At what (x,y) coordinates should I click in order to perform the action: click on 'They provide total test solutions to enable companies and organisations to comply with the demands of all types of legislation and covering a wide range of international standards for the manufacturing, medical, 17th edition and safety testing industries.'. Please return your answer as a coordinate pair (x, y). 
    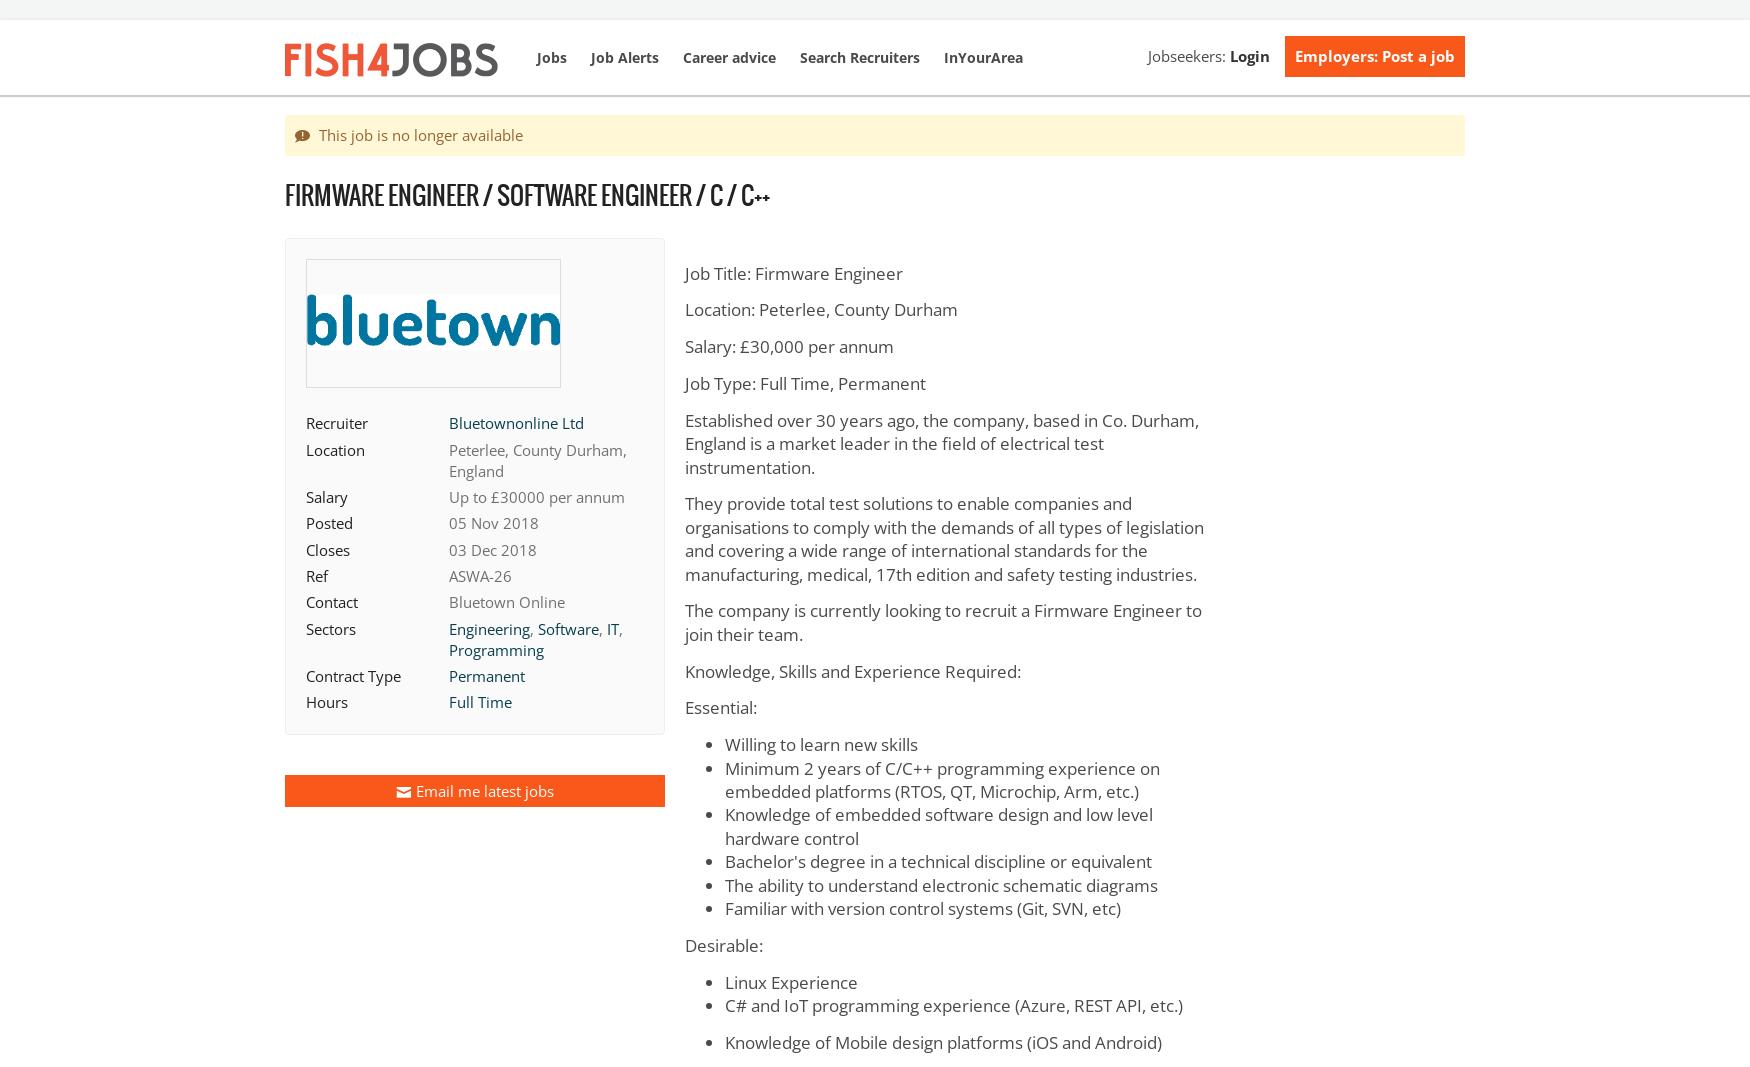
    Looking at the image, I should click on (943, 538).